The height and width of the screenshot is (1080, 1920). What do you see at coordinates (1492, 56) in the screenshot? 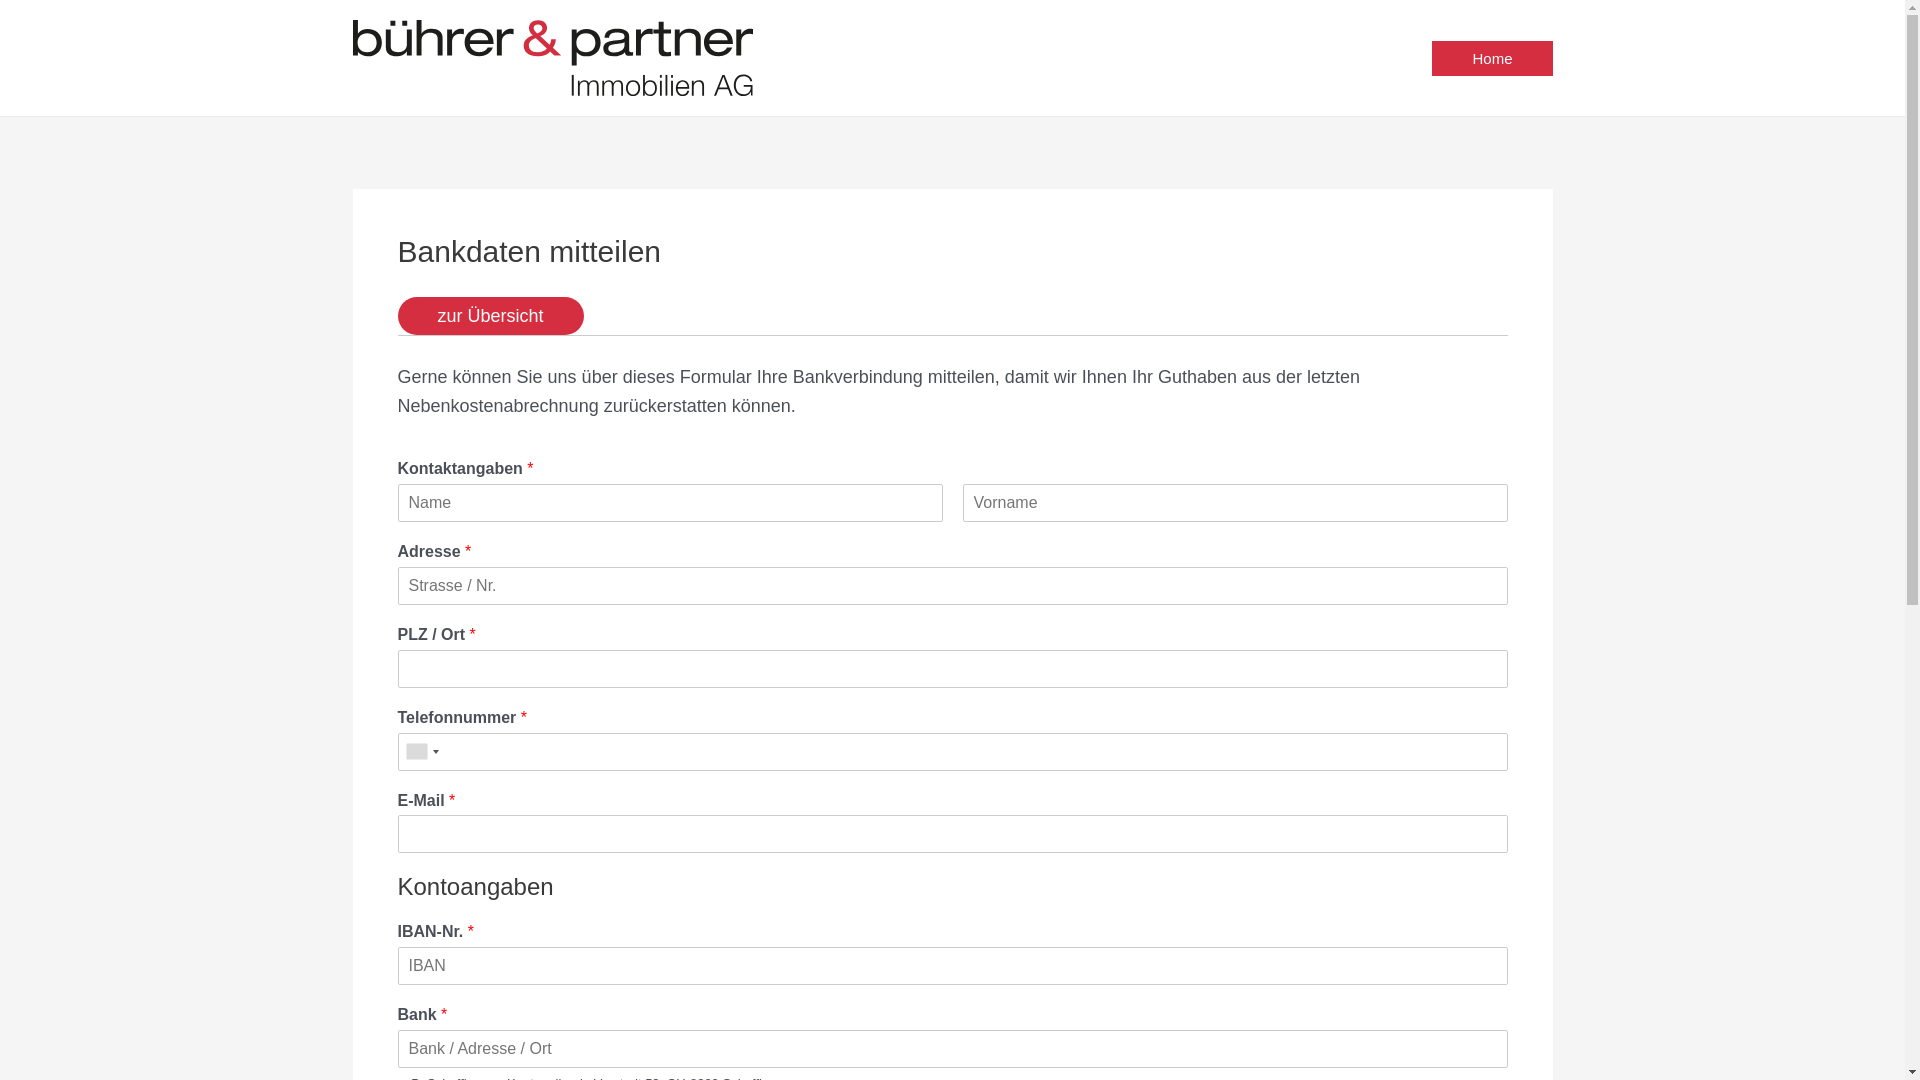
I see `'Home'` at bounding box center [1492, 56].